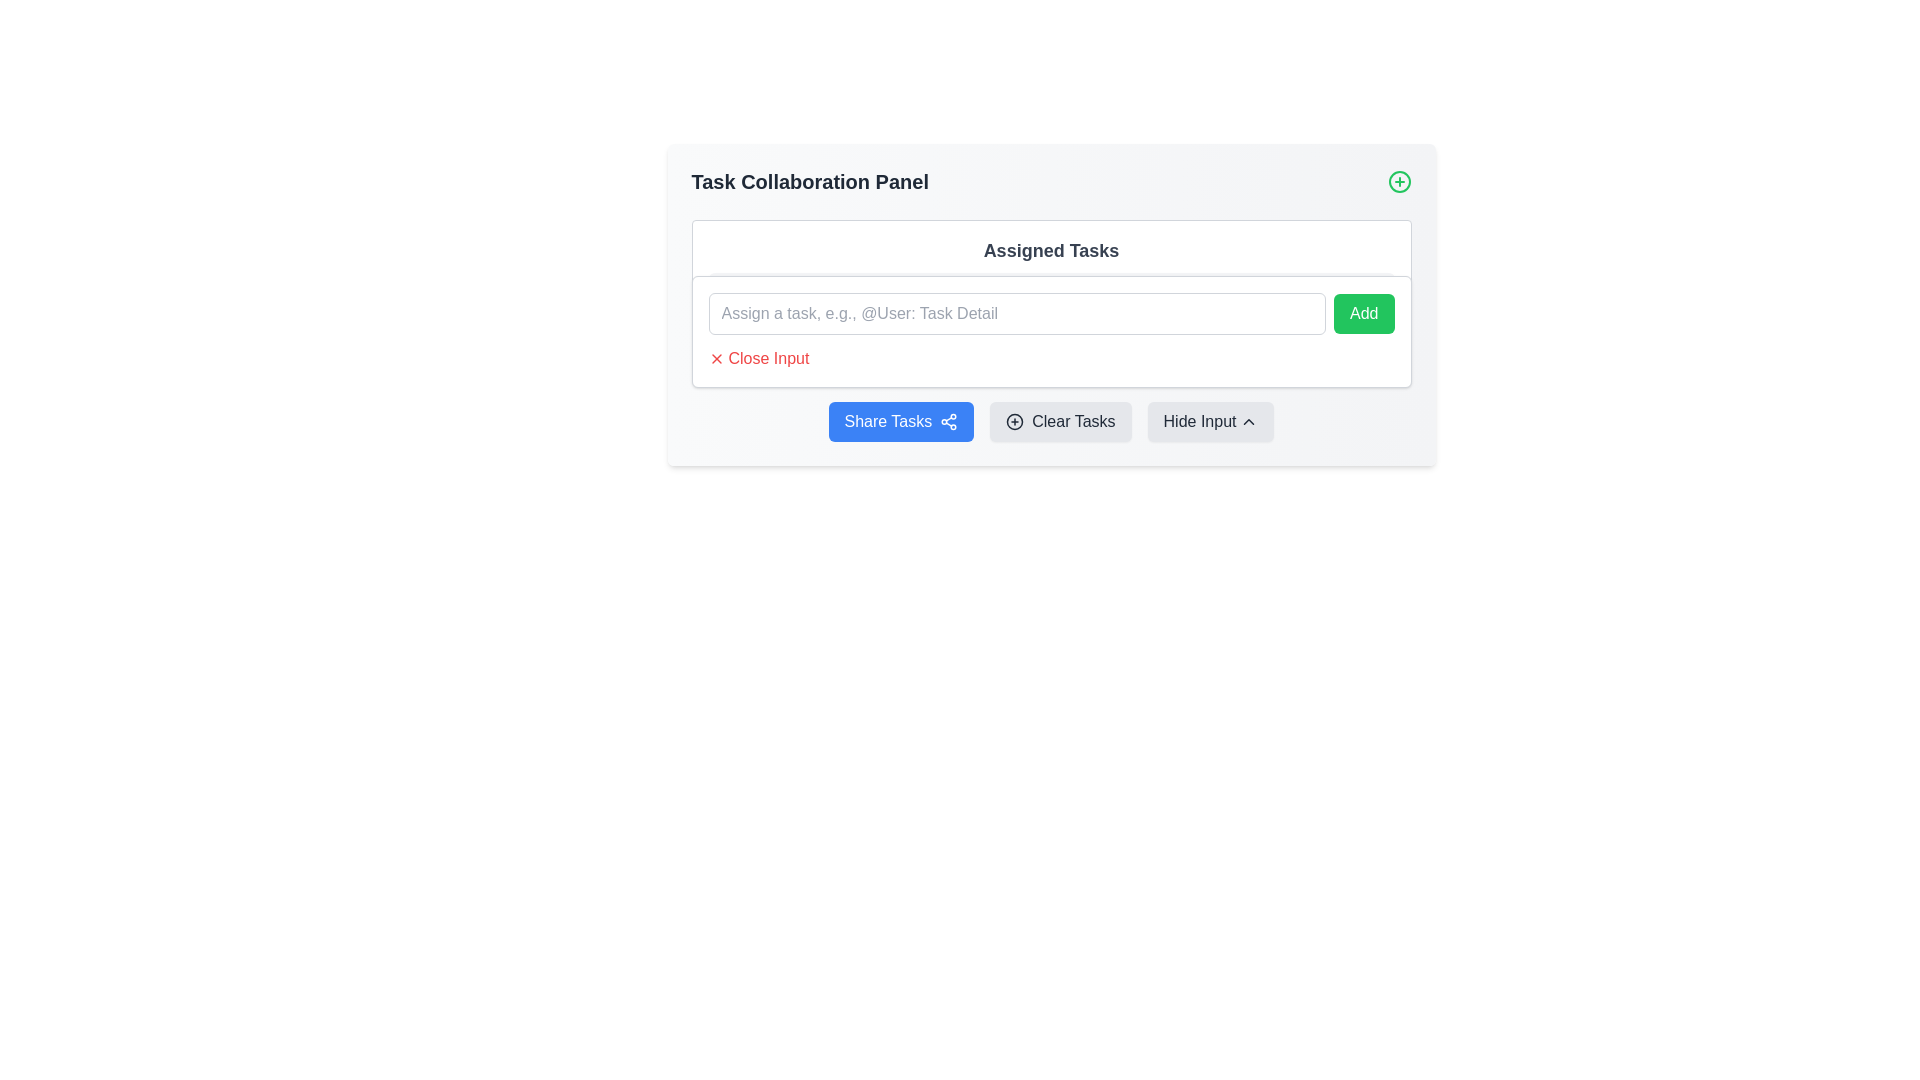  I want to click on the 'Close Input' icon located in the 'Assigned Tasks' section, so click(716, 357).